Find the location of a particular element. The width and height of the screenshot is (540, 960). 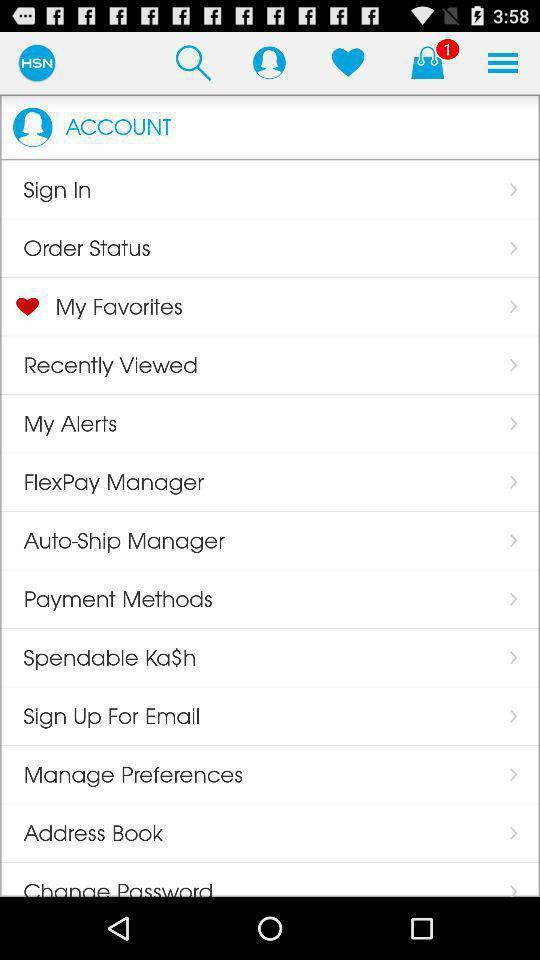

favorites is located at coordinates (347, 62).